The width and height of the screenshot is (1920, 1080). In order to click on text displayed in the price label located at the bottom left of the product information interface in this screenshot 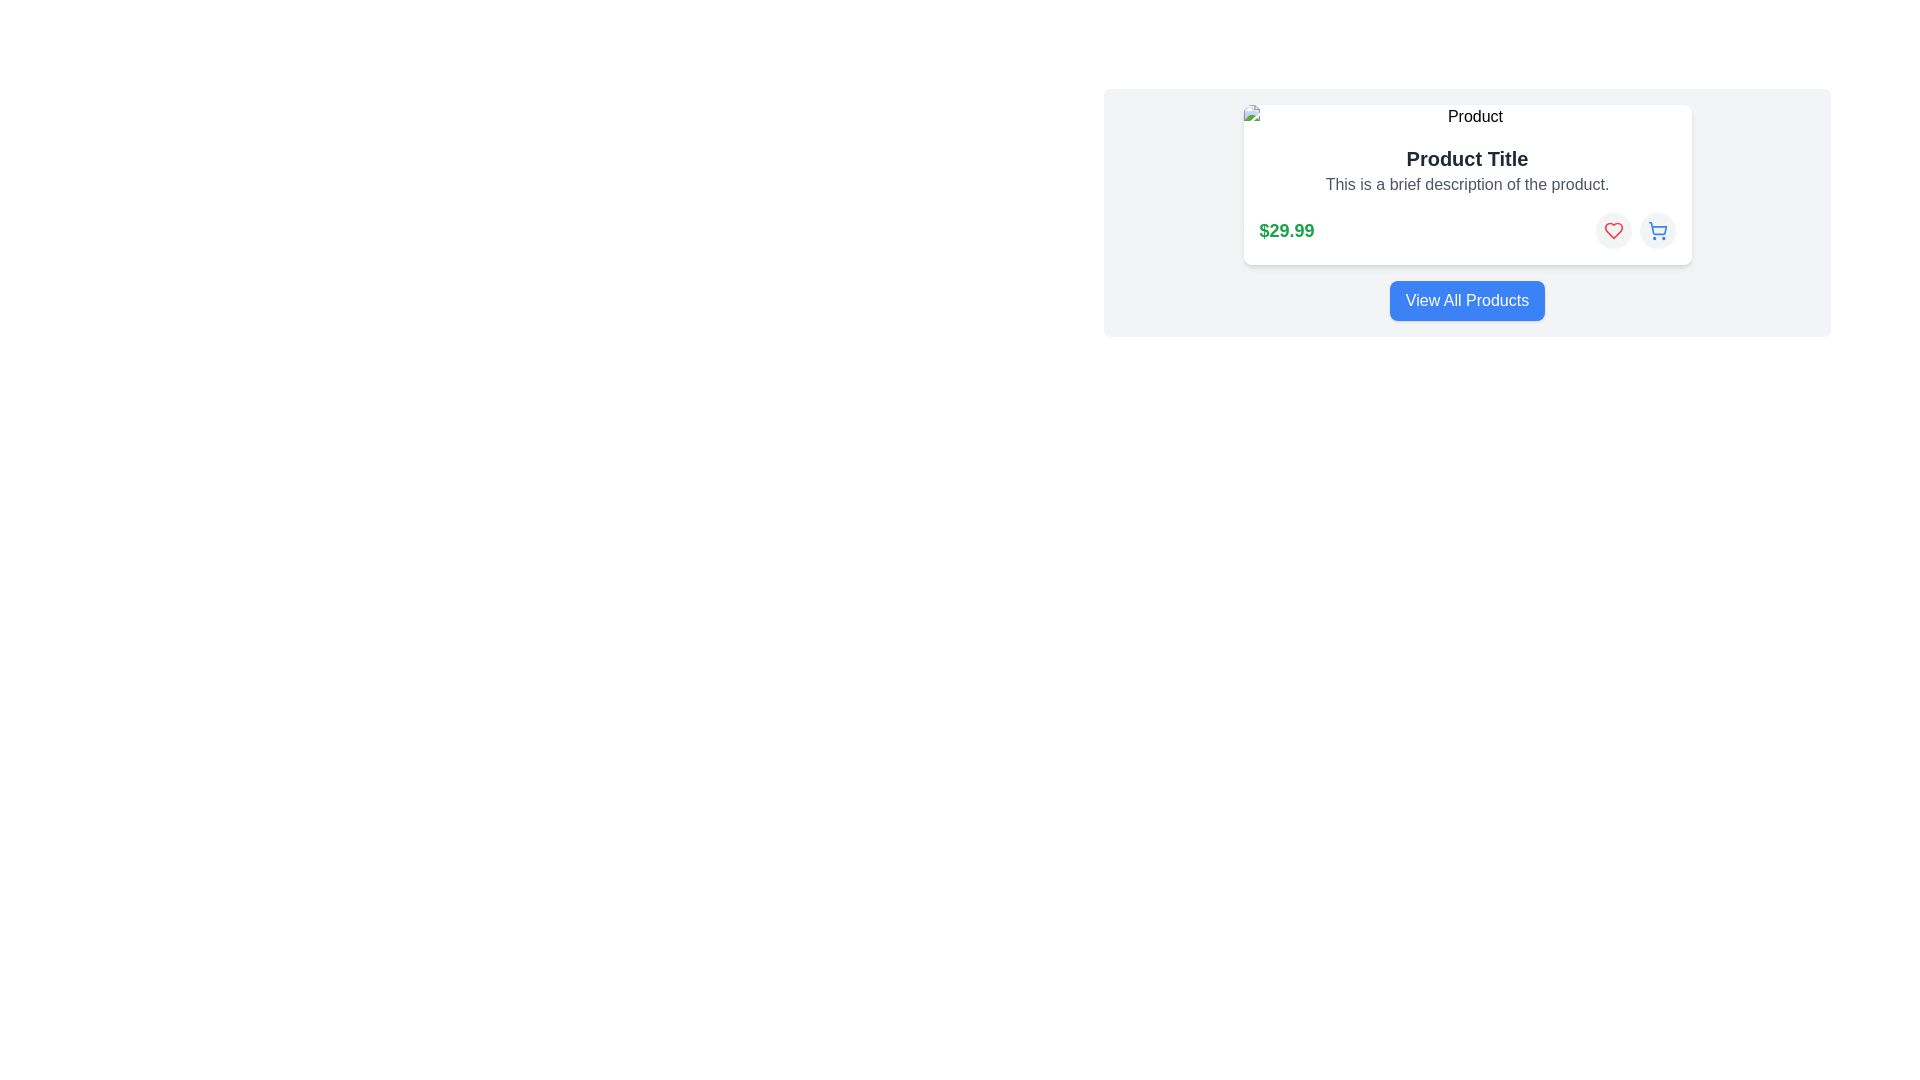, I will do `click(1286, 230)`.